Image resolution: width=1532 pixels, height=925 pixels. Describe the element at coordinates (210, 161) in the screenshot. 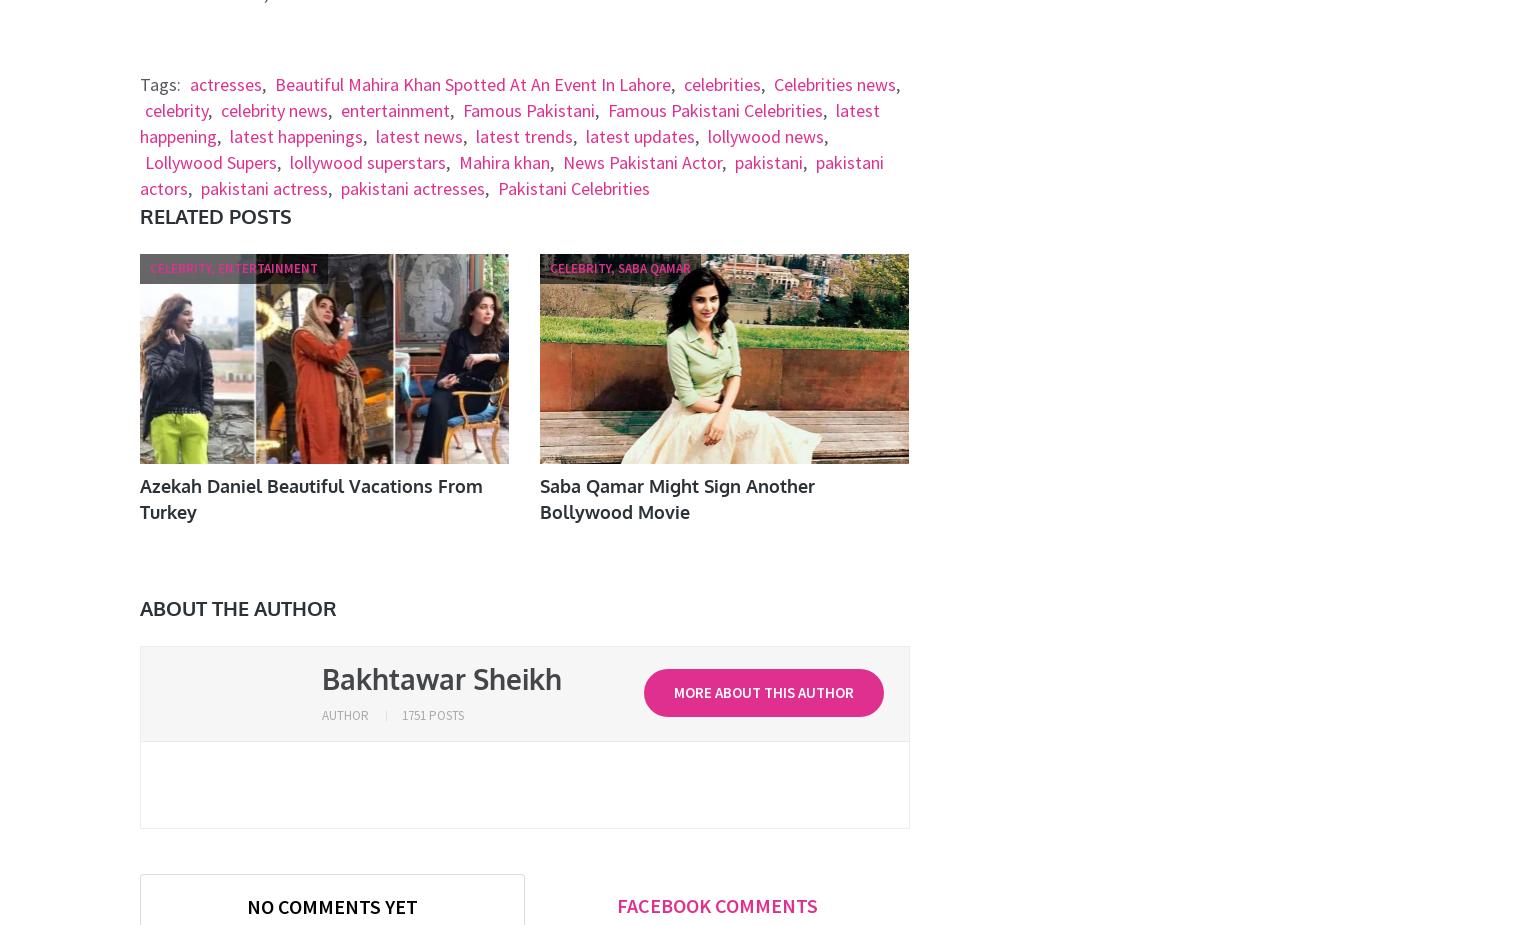

I see `'Lollywood Supers'` at that location.